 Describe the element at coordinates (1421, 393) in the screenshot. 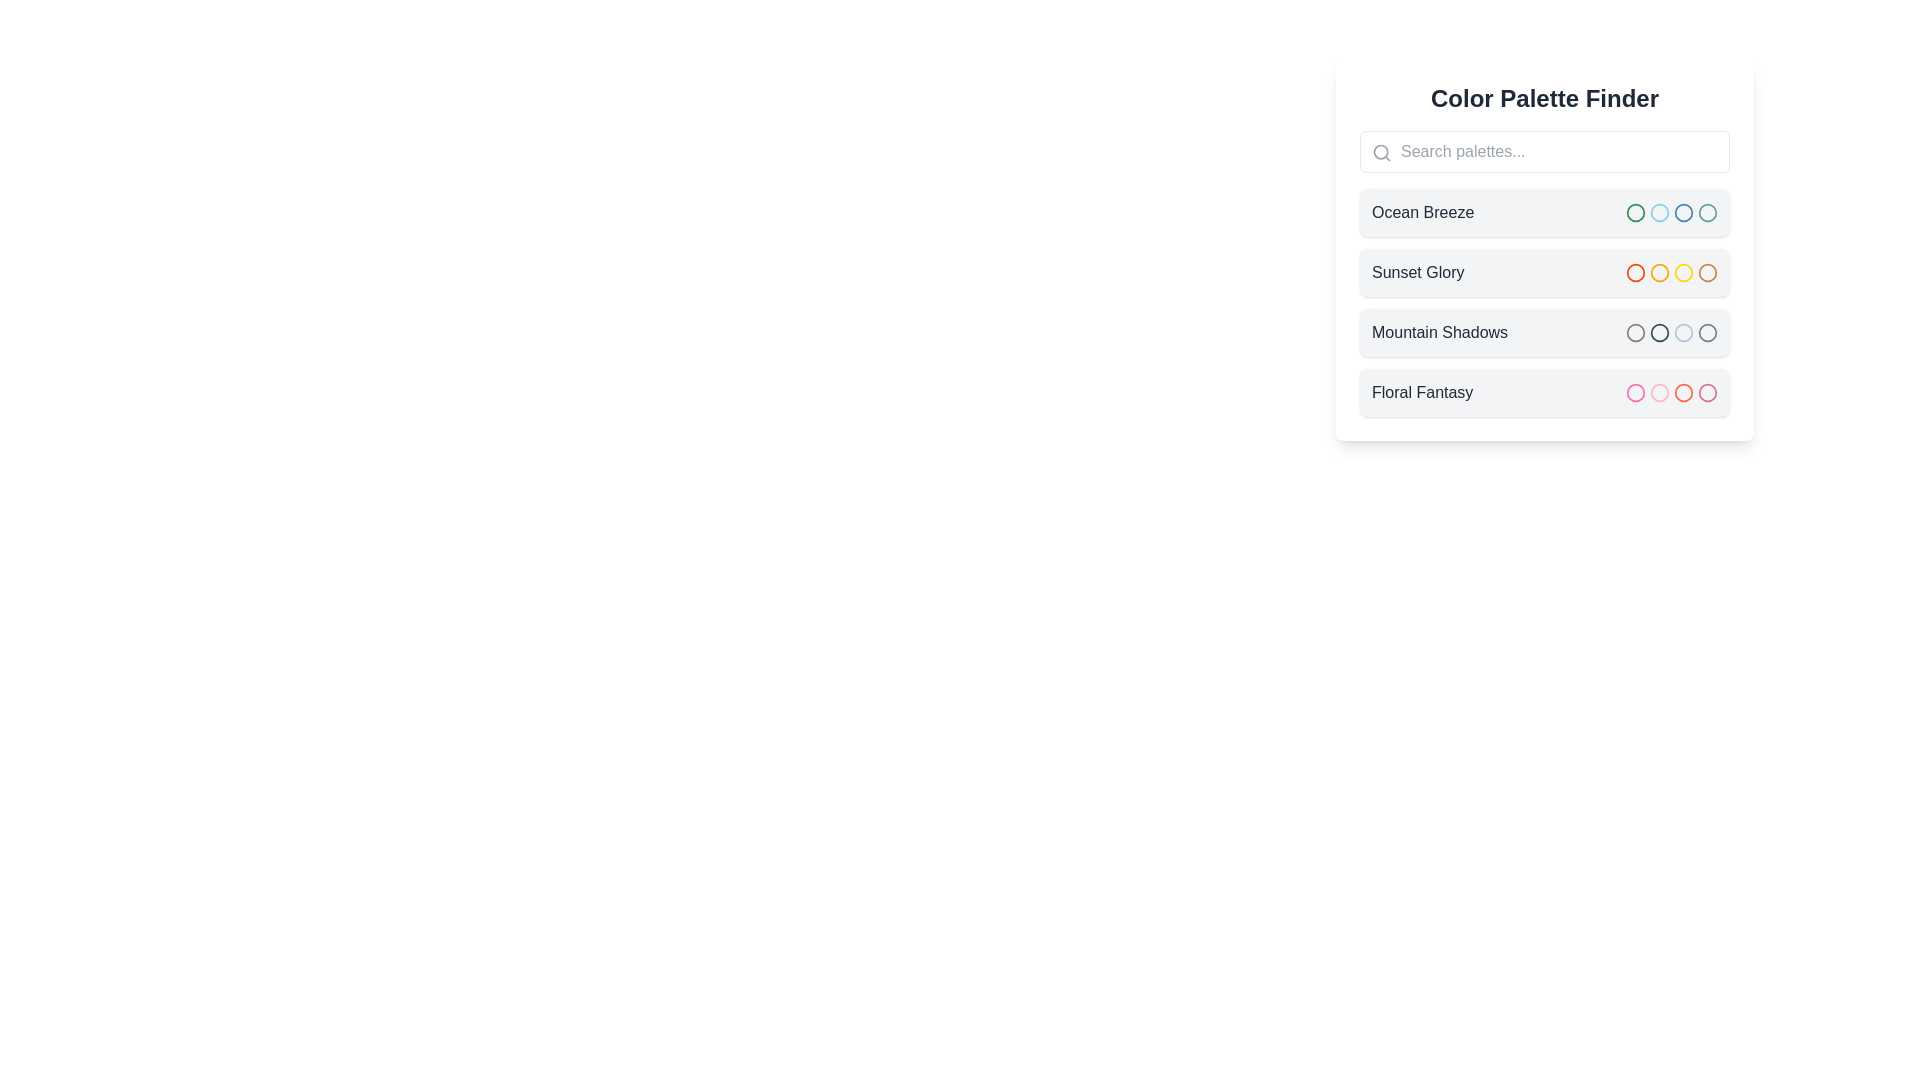

I see `the text label 'Floral Fantasy' which is styled in gray color and located within the color palette section` at that location.